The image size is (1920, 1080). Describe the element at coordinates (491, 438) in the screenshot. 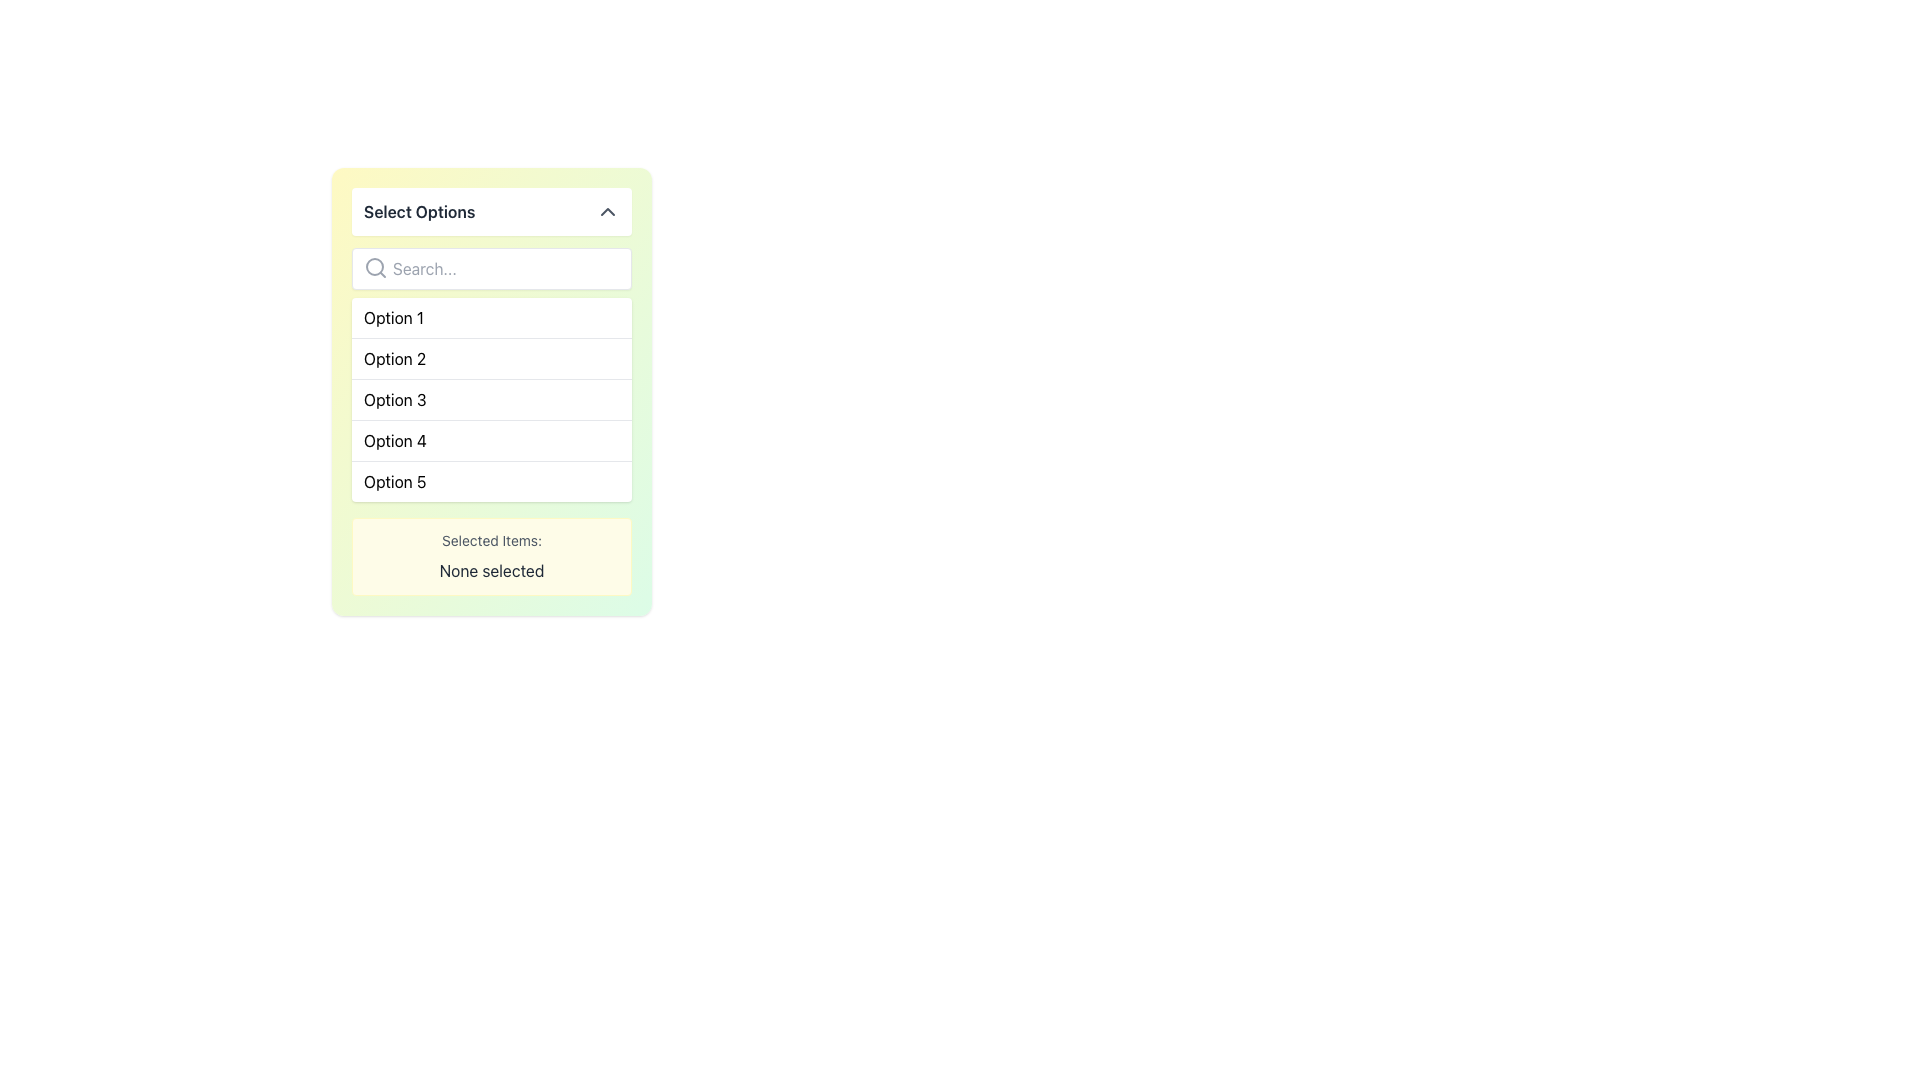

I see `the fourth item in the dropdown menu` at that location.